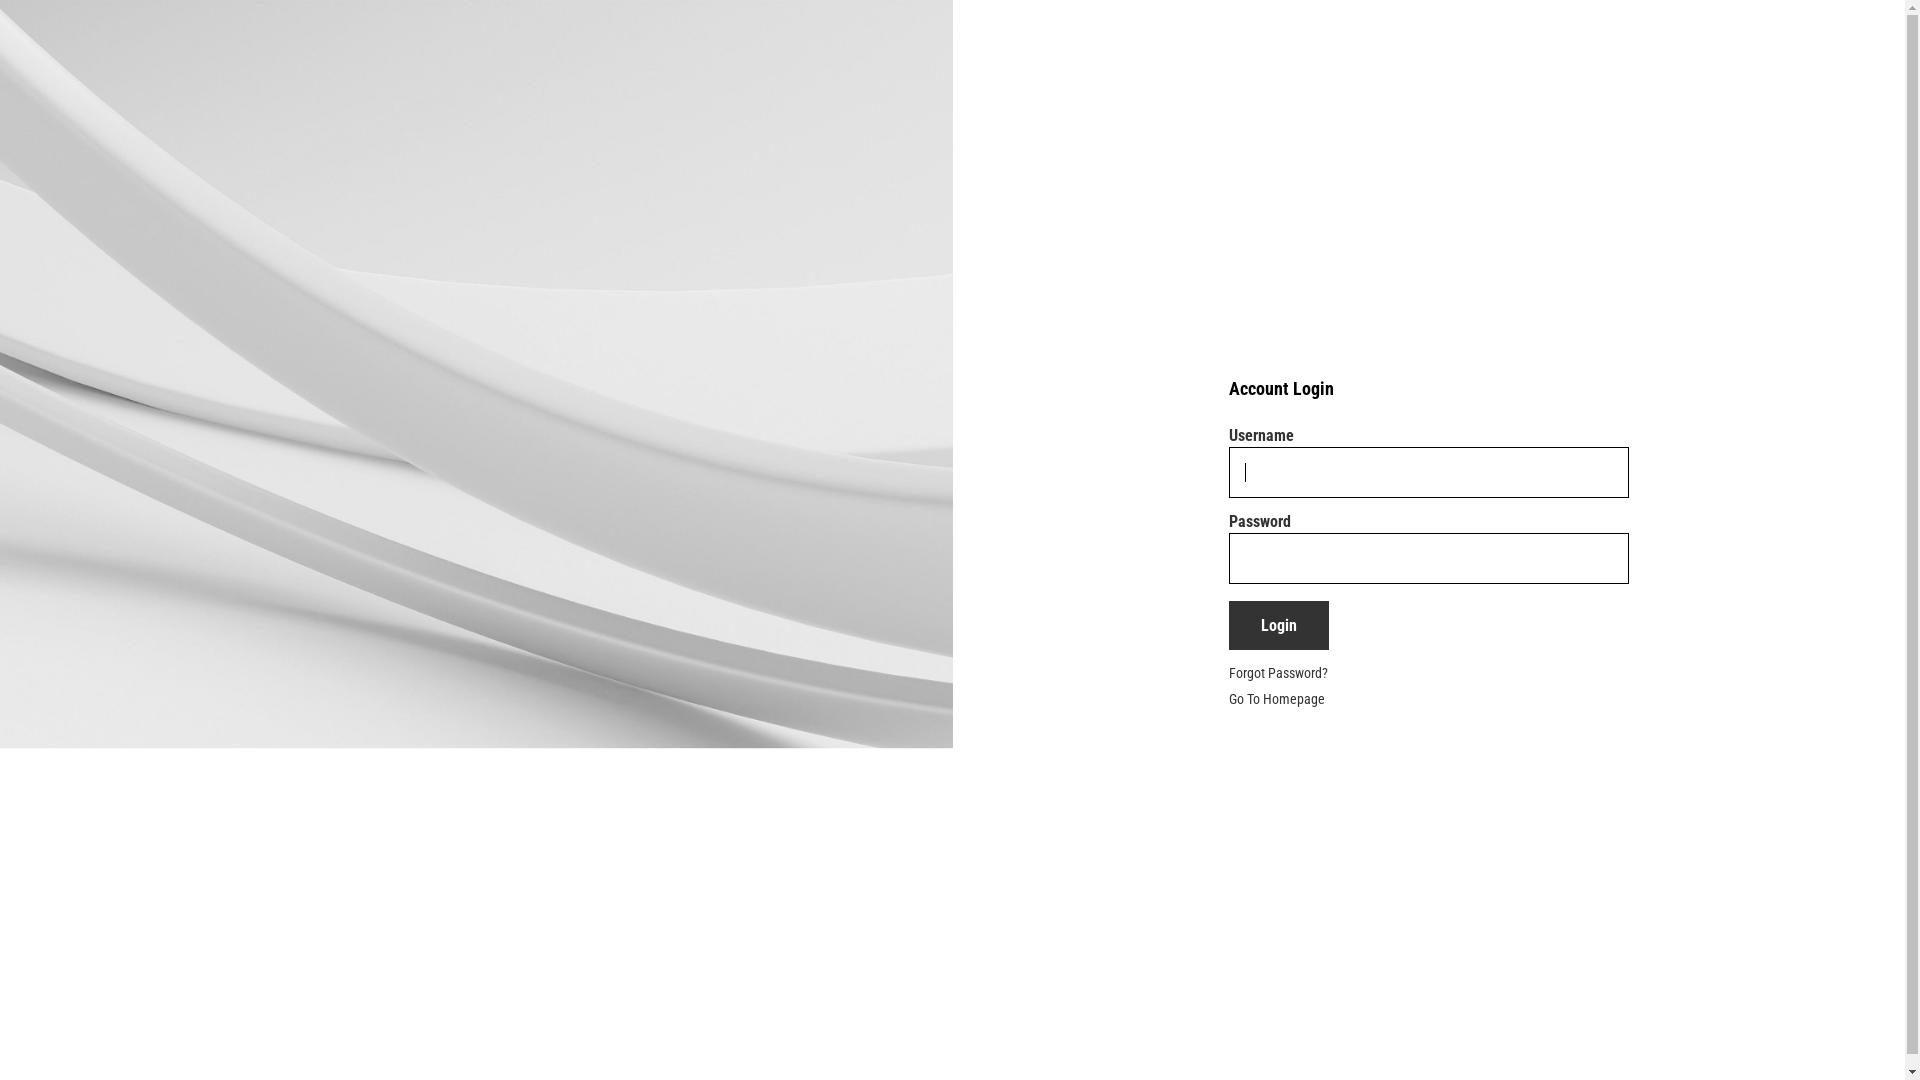 The image size is (1920, 1080). I want to click on 'Go To Homepage', so click(1227, 697).